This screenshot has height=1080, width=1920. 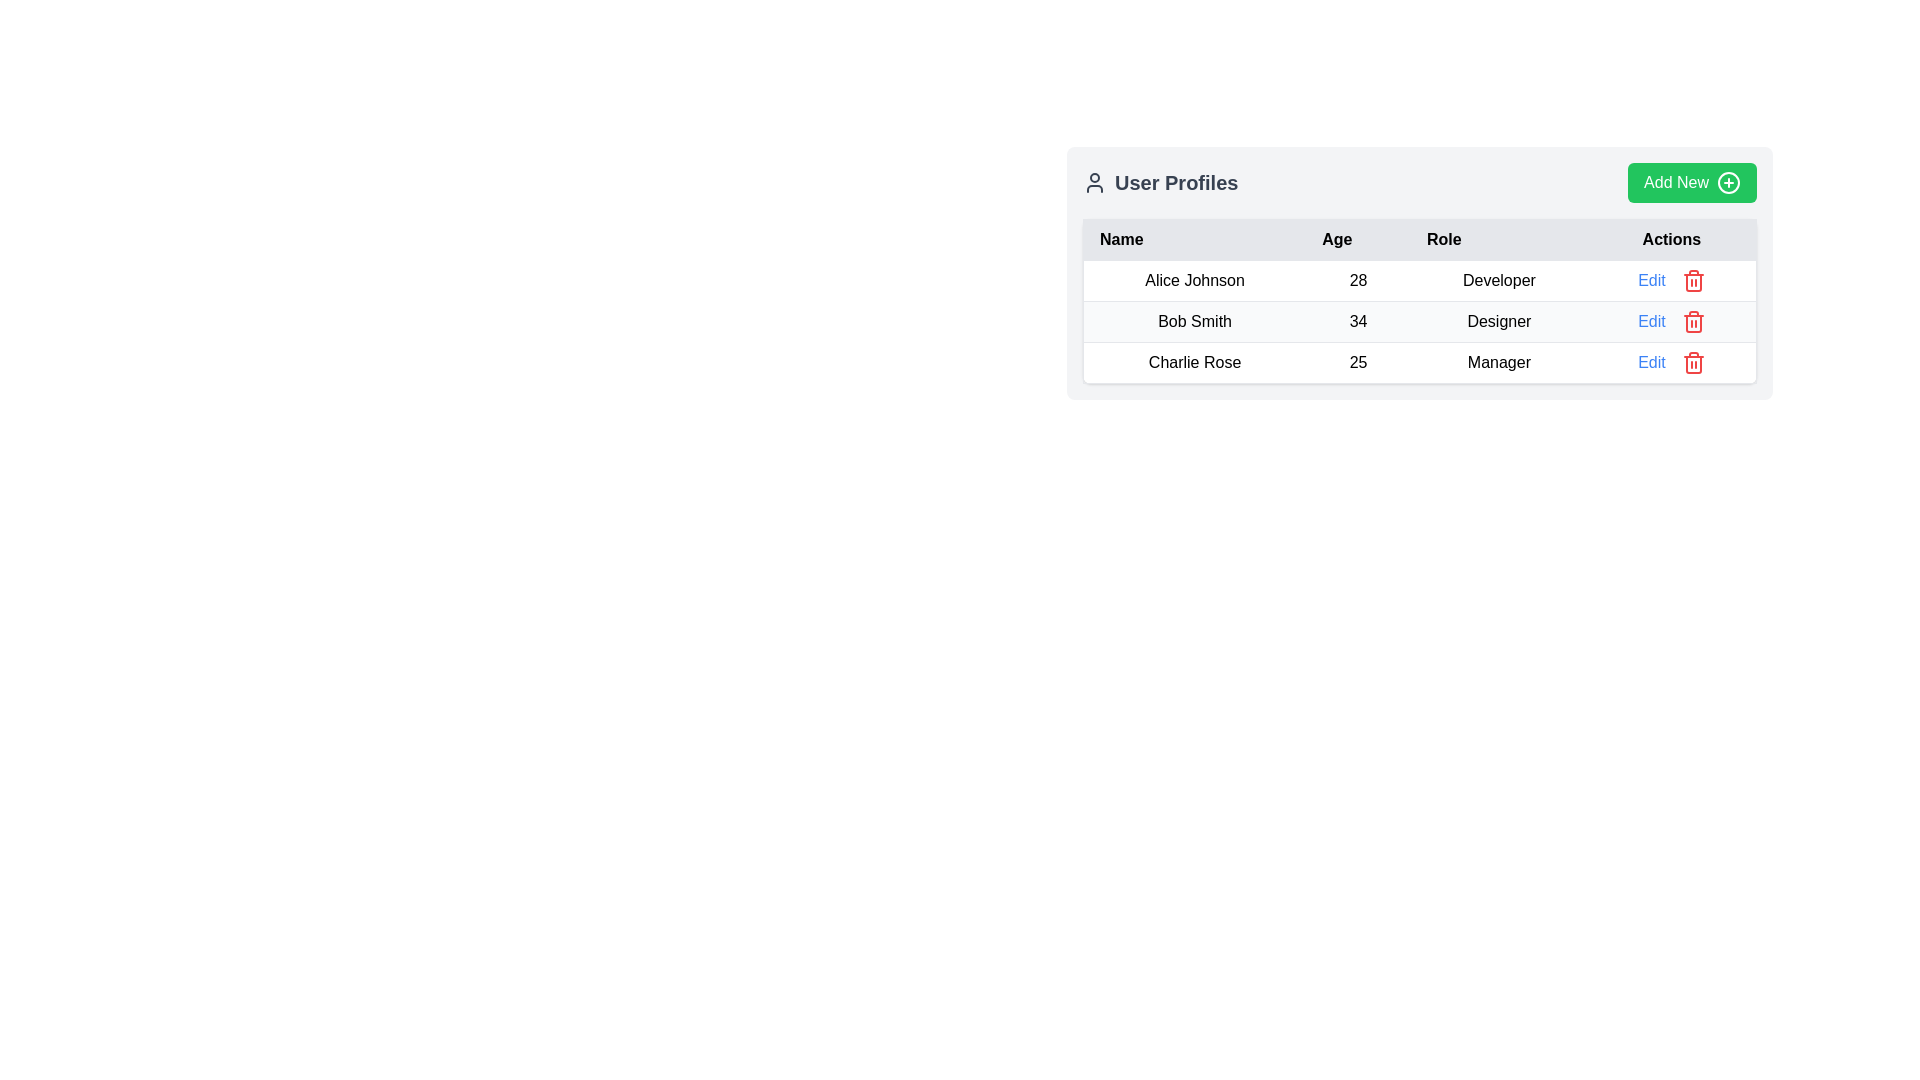 I want to click on the text label displaying the name 'Alice Johnson' in the first row of the User Profiles table, so click(x=1194, y=281).